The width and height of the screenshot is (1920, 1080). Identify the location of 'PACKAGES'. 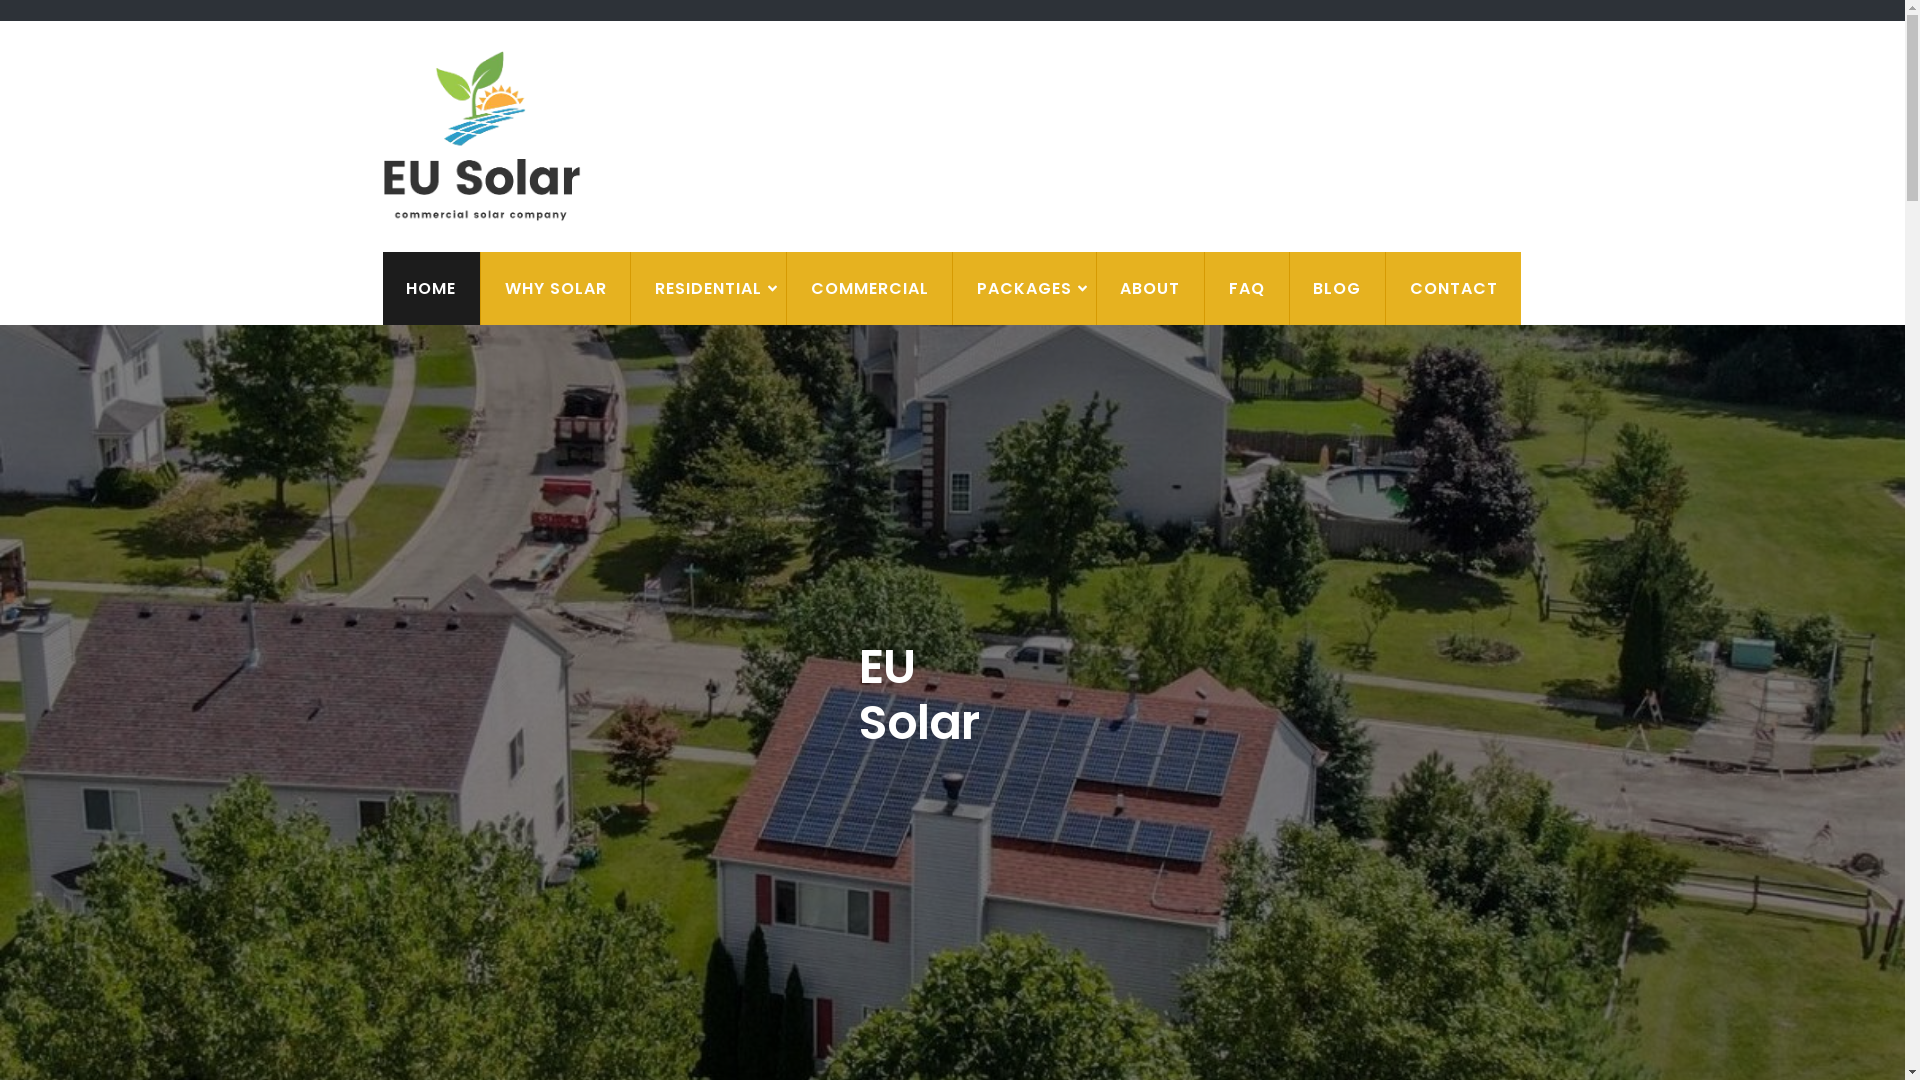
(1023, 288).